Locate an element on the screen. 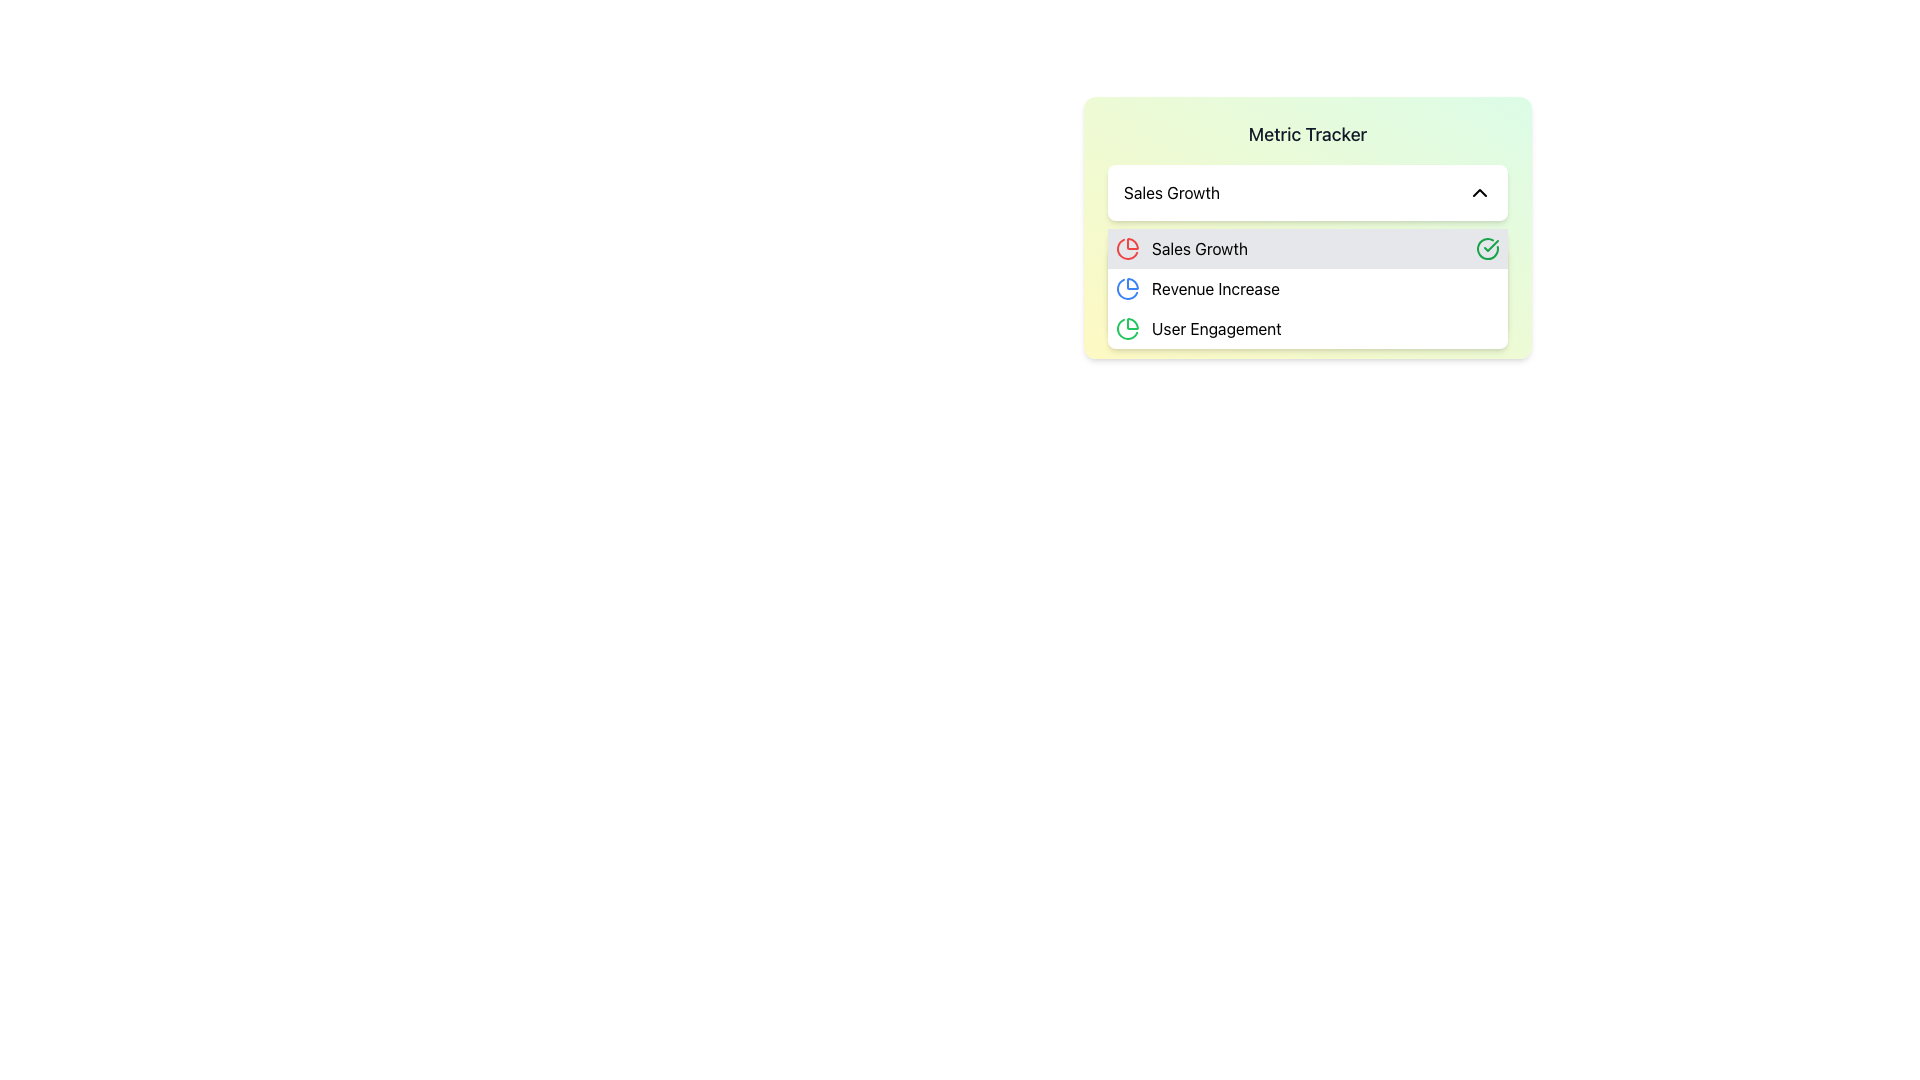  the red pie chart segment icon located next to the 'Sales Growth' label in the dropdown menu, which is the first icon in the list is located at coordinates (1132, 242).